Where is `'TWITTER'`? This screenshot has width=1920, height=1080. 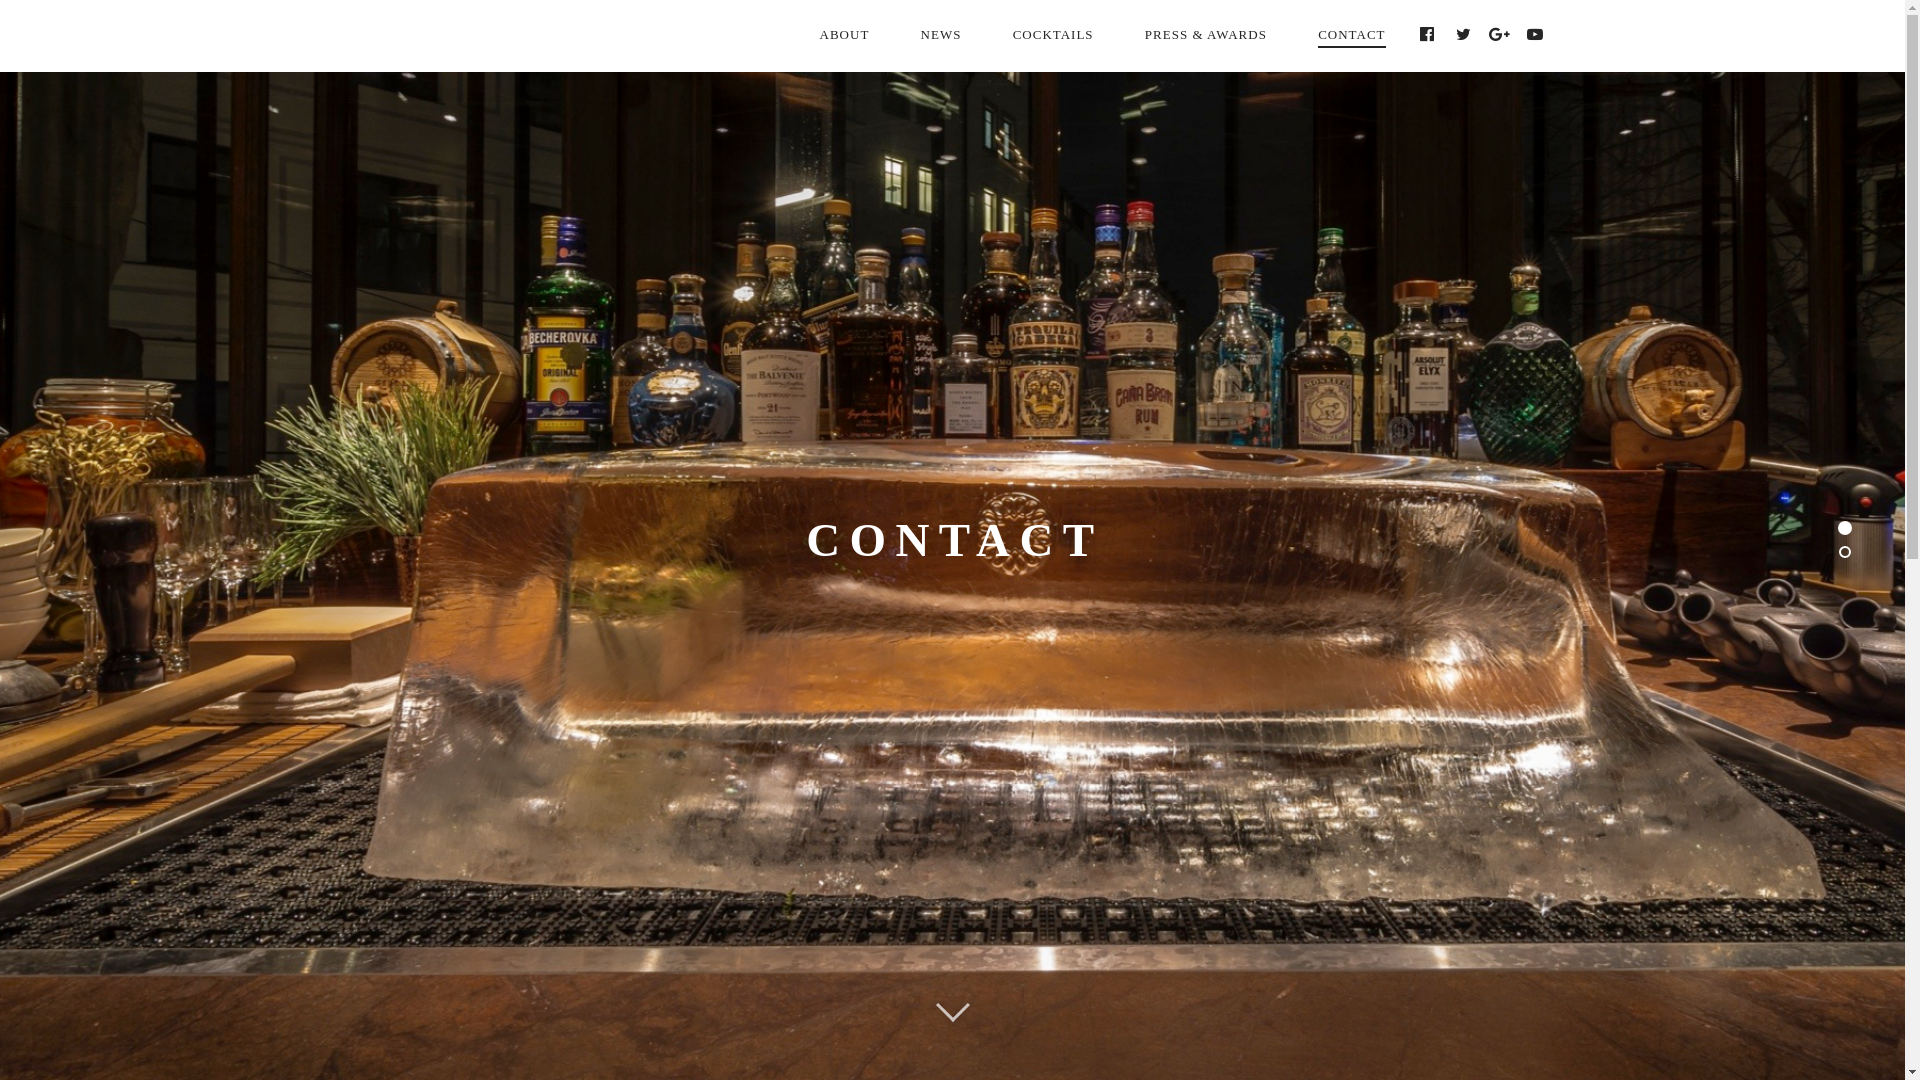 'TWITTER' is located at coordinates (1445, 34).